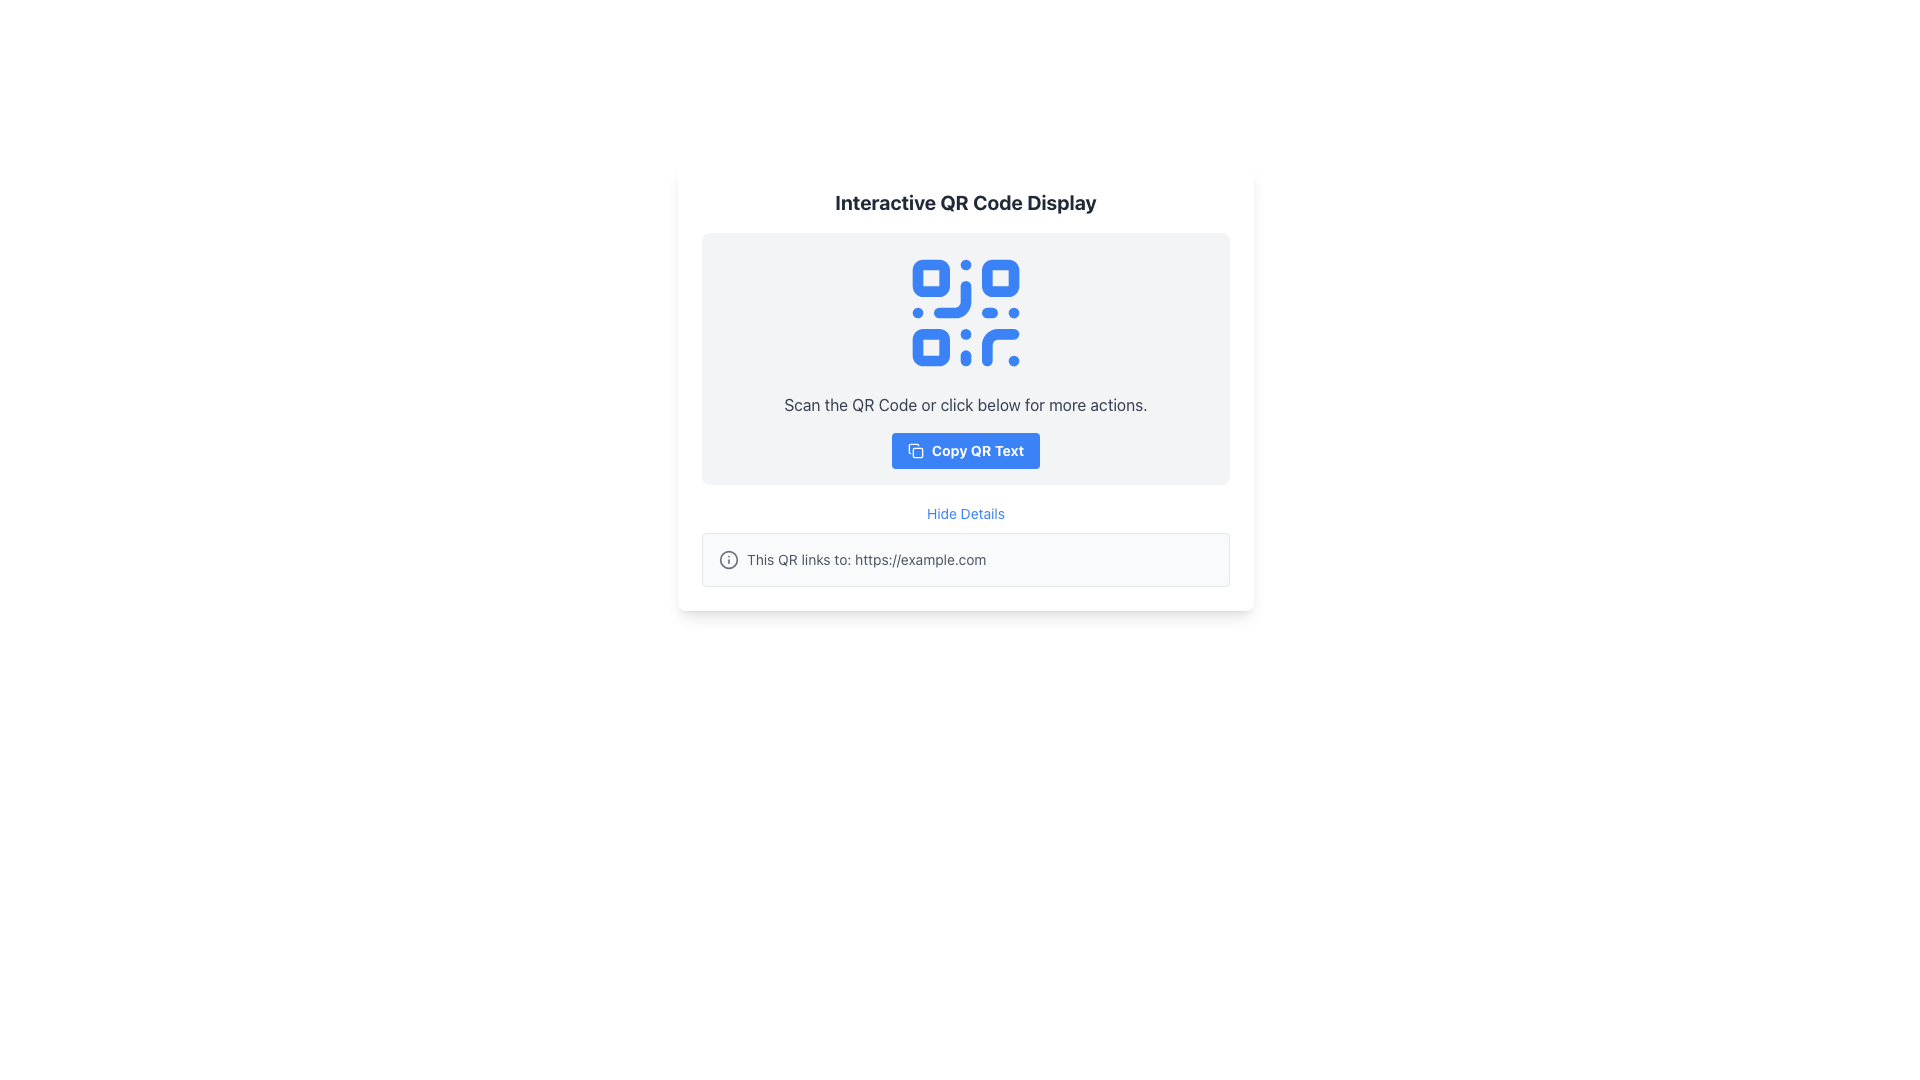 The height and width of the screenshot is (1080, 1920). I want to click on the text label that reads 'This QR links to: https://example.com', which is styled with gray color and small text size, located adjacent to an icon on its left, positioned toward the bottom center of the interface, so click(866, 559).